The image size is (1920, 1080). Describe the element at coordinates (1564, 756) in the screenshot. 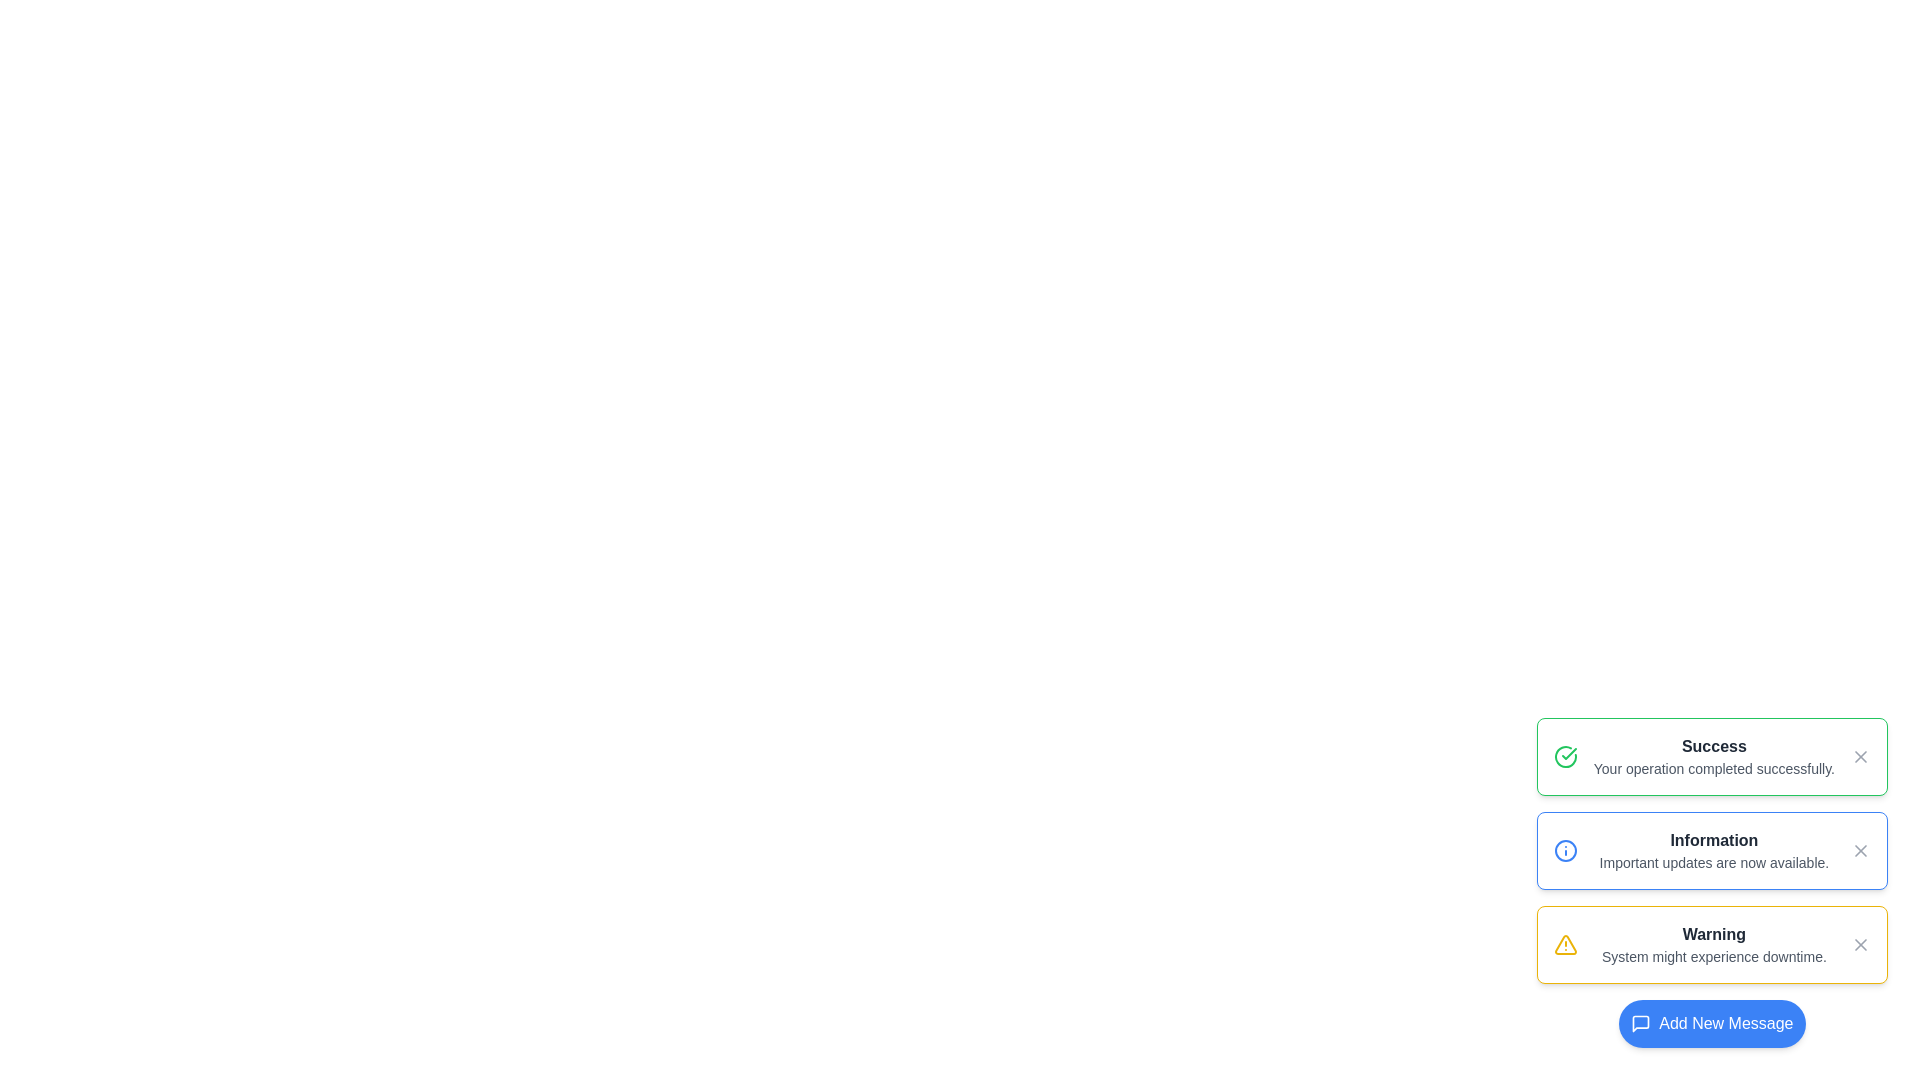

I see `the success icon located at the leftmost point of the 'Success' notification box, which precedes the bold 'Success' title` at that location.